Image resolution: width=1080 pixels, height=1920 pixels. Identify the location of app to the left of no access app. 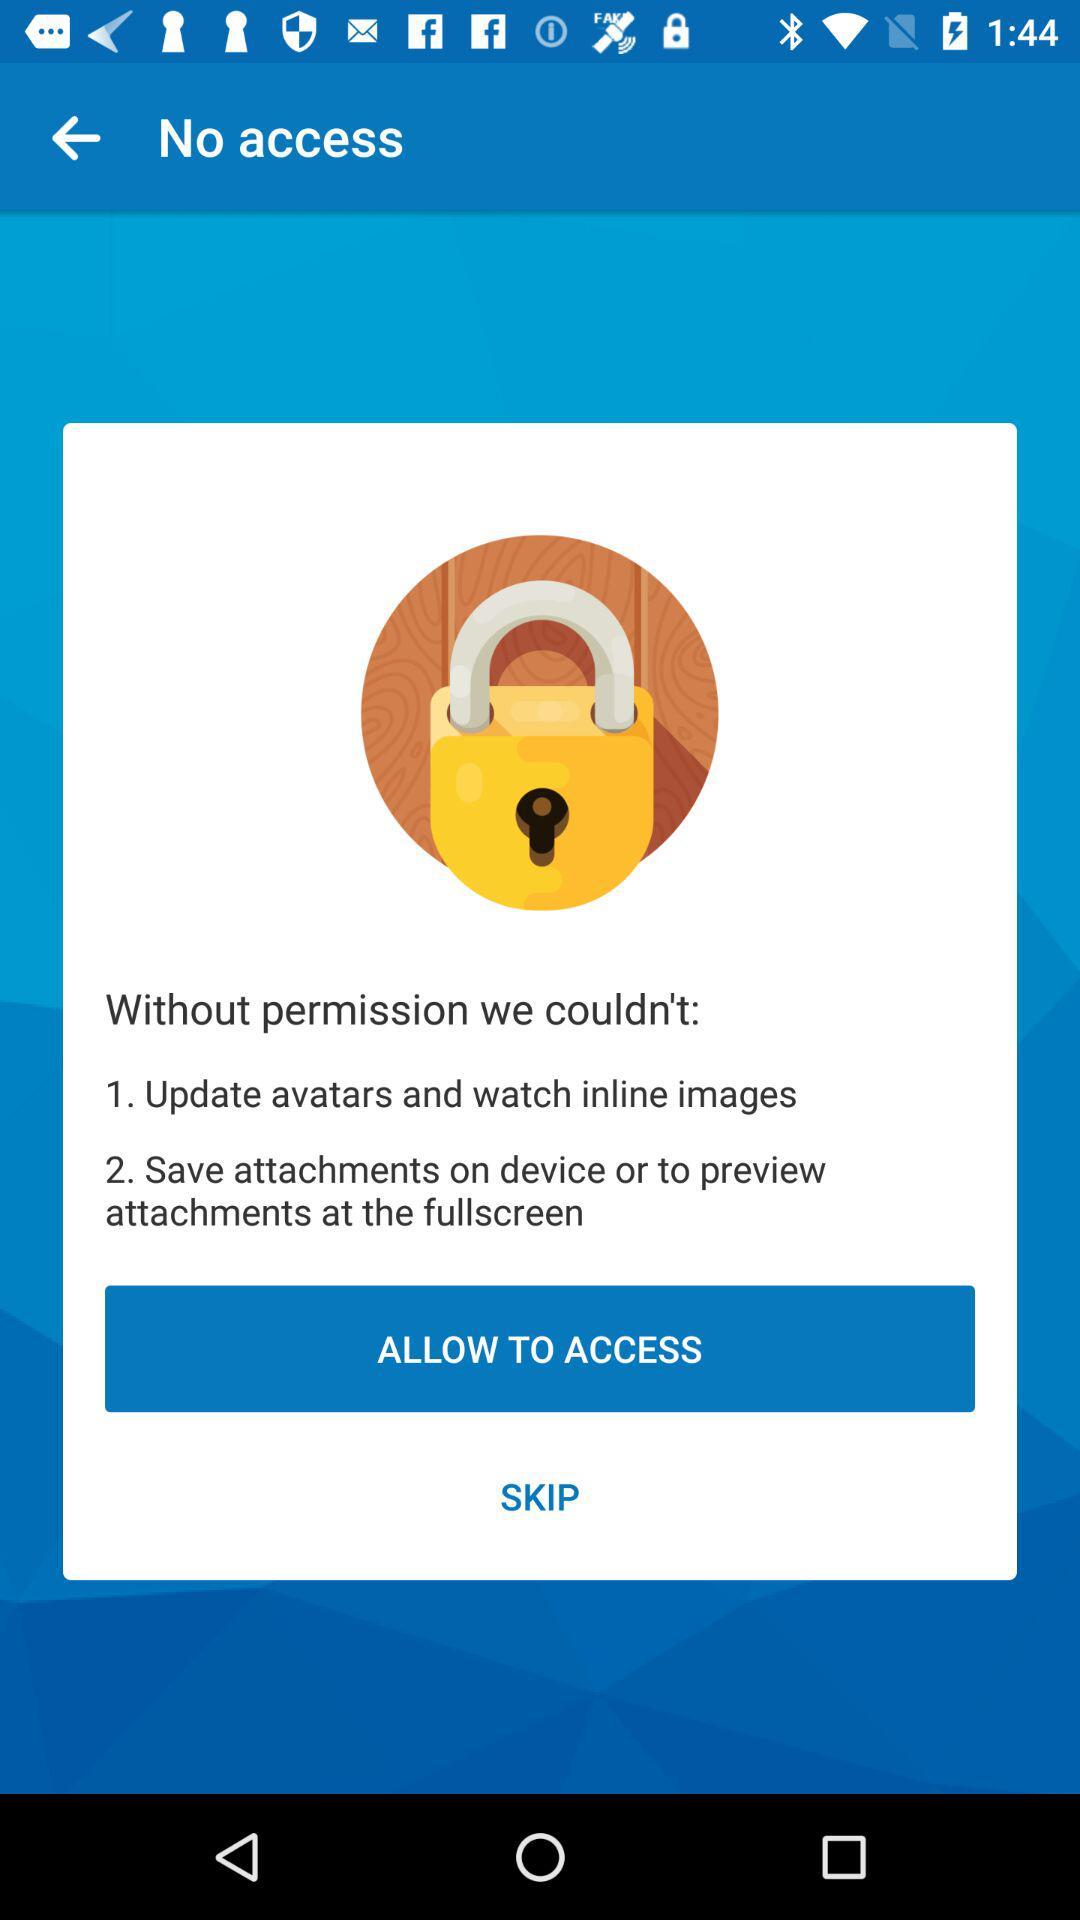
(83, 135).